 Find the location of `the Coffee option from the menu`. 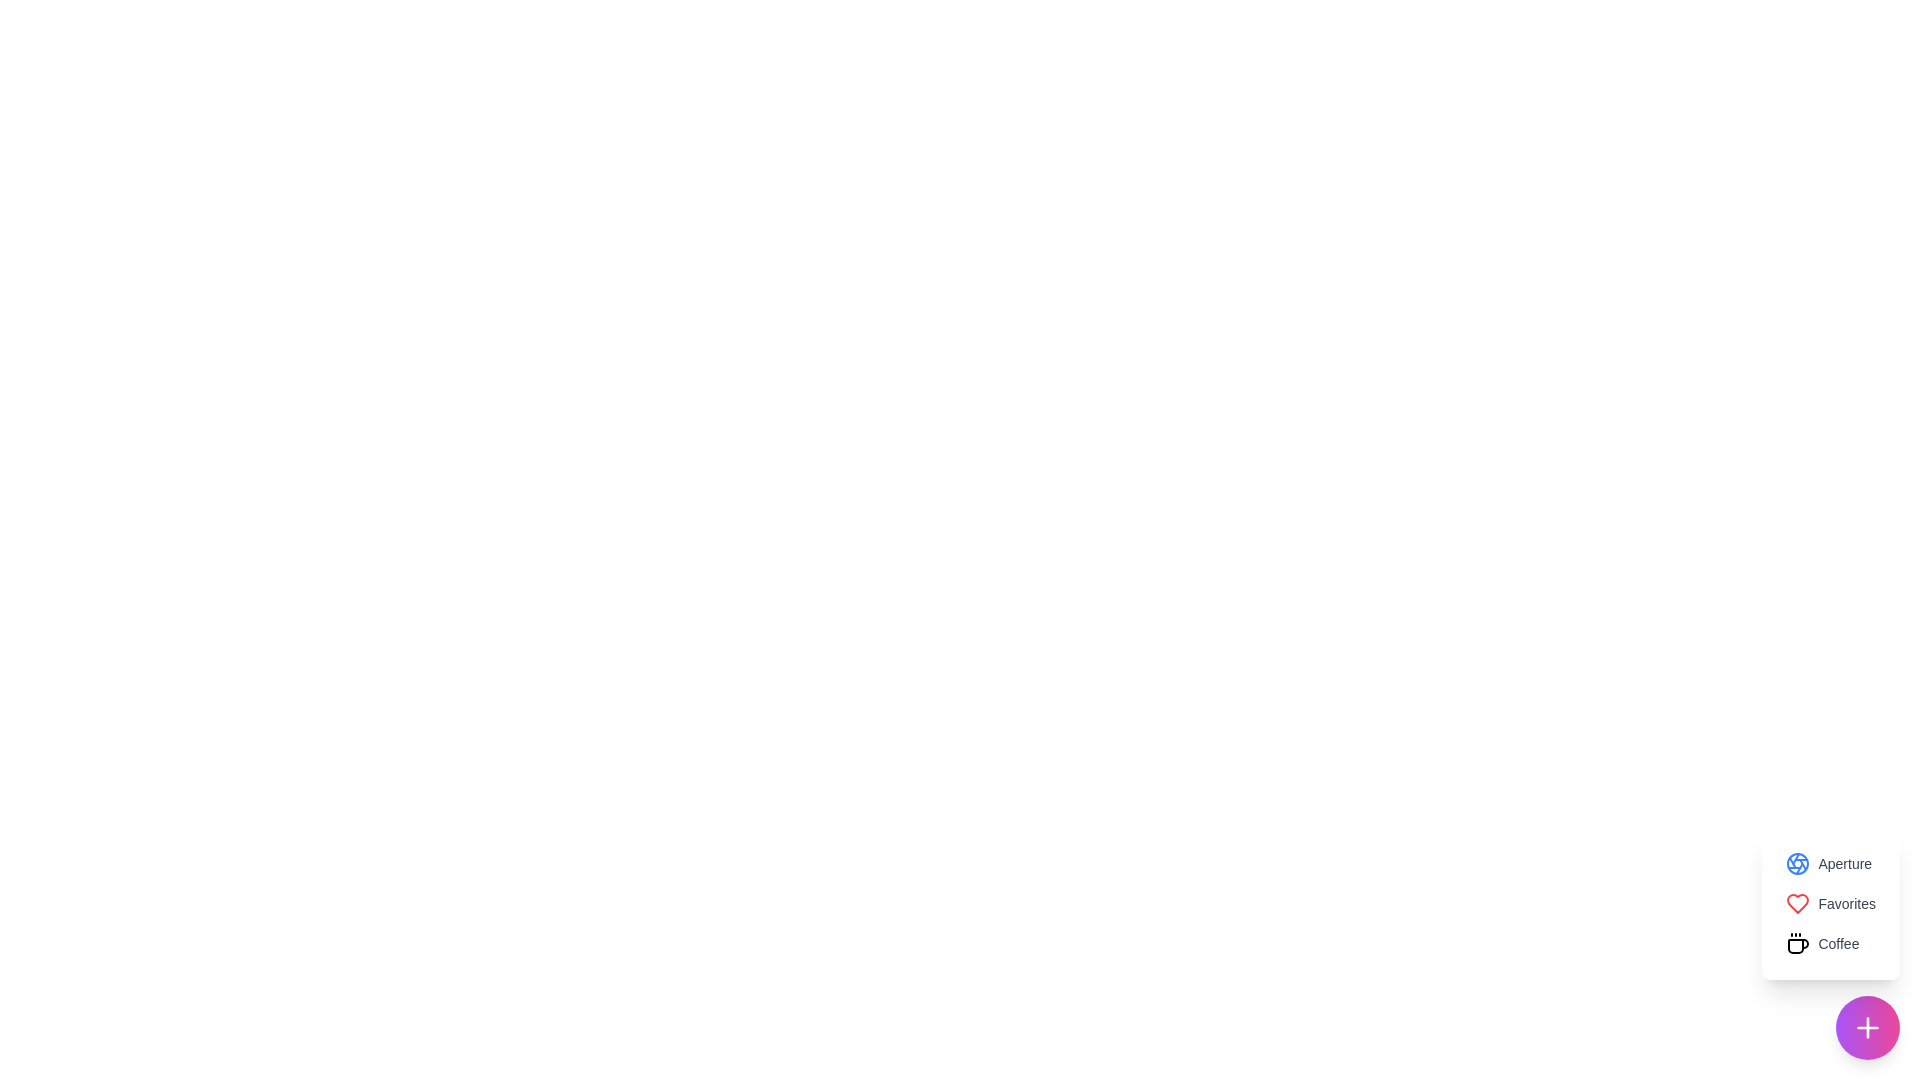

the Coffee option from the menu is located at coordinates (1823, 944).